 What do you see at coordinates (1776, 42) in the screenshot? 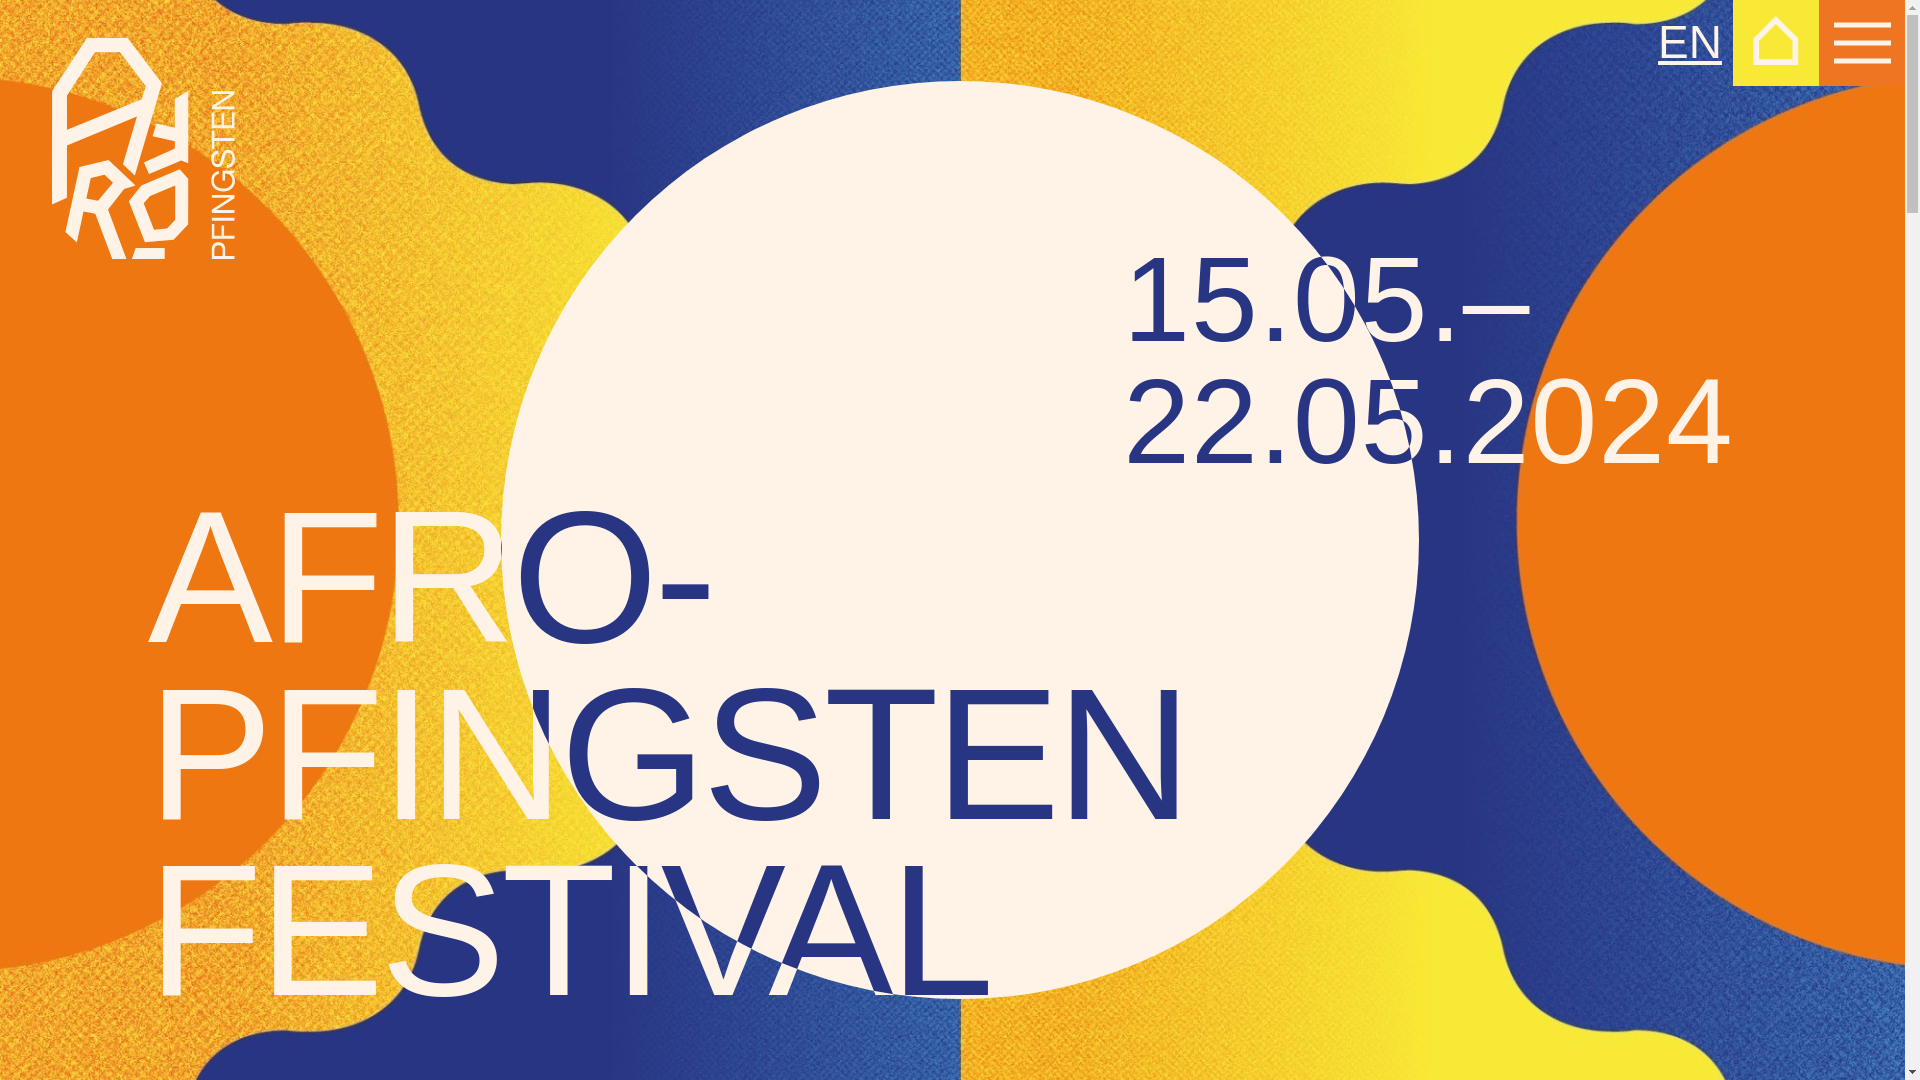
I see `'zur Startseite'` at bounding box center [1776, 42].